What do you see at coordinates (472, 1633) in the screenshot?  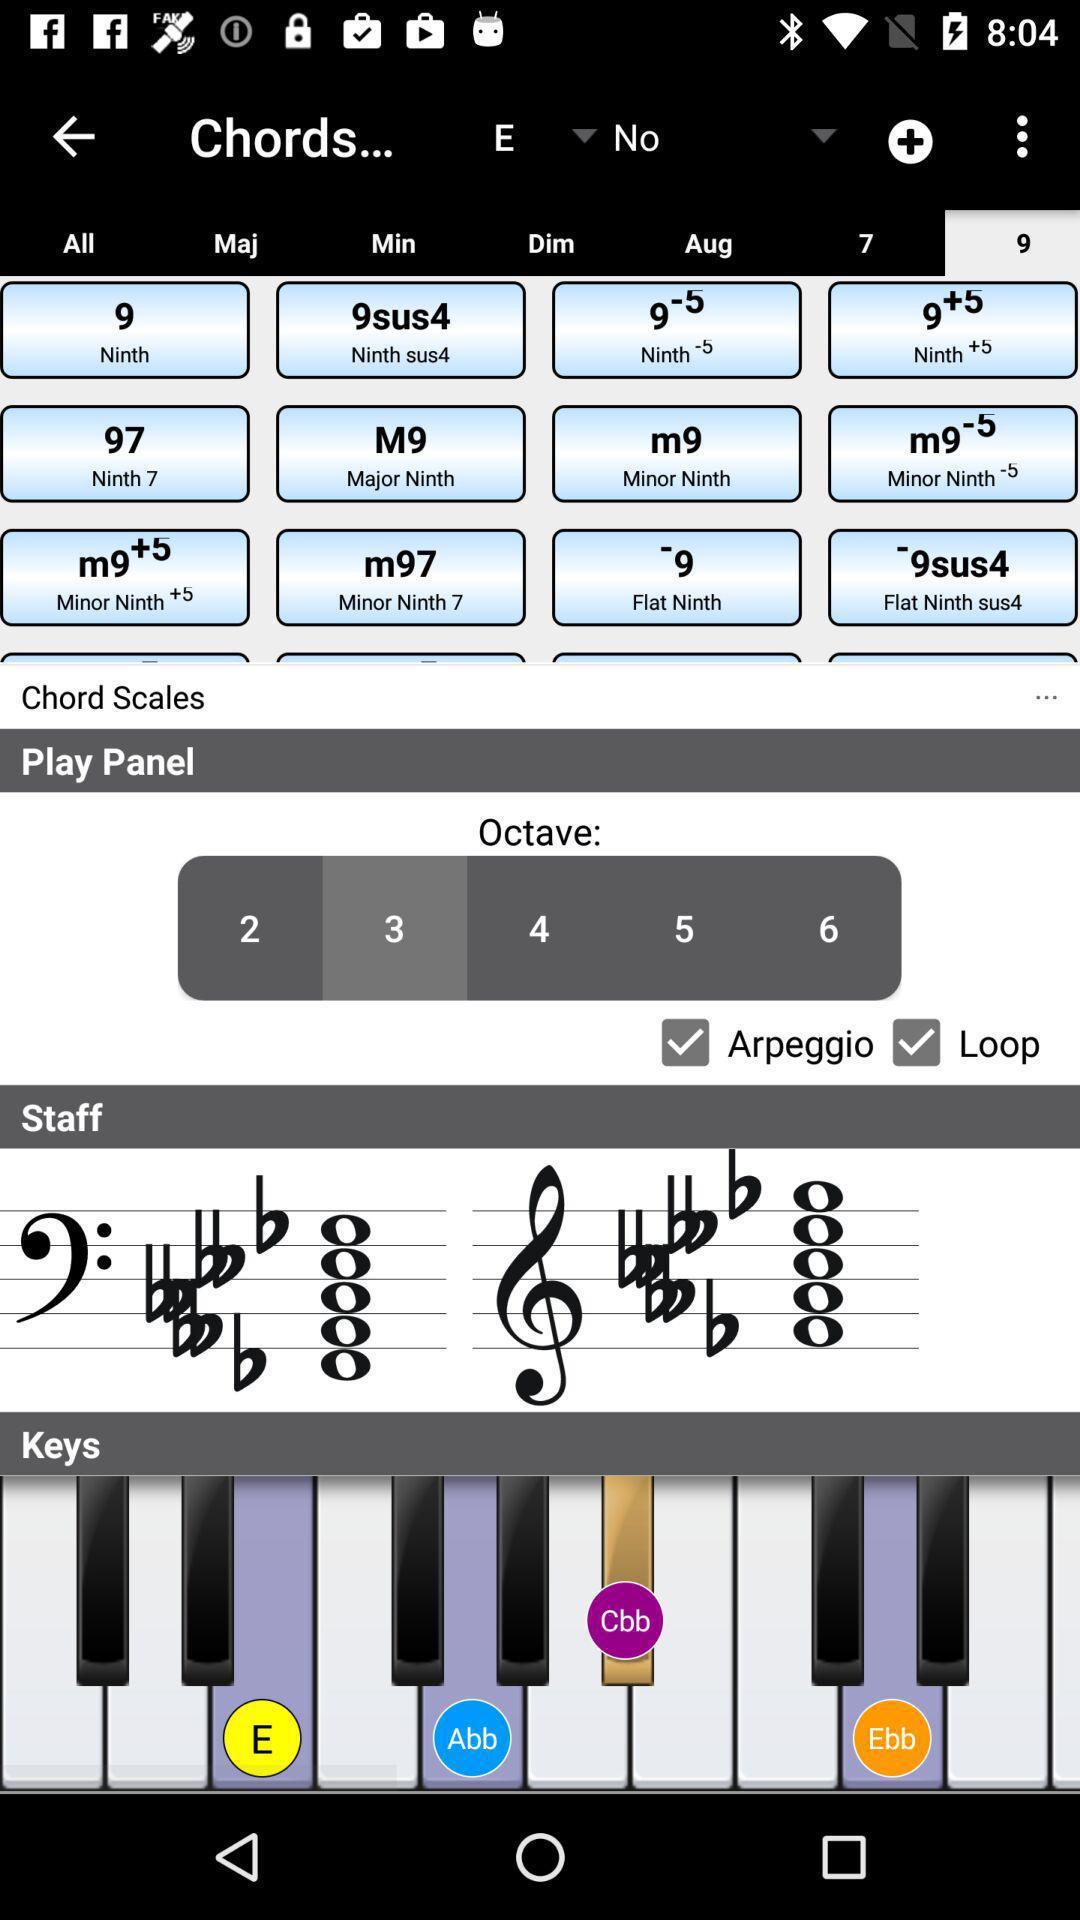 I see `the music key abb` at bounding box center [472, 1633].